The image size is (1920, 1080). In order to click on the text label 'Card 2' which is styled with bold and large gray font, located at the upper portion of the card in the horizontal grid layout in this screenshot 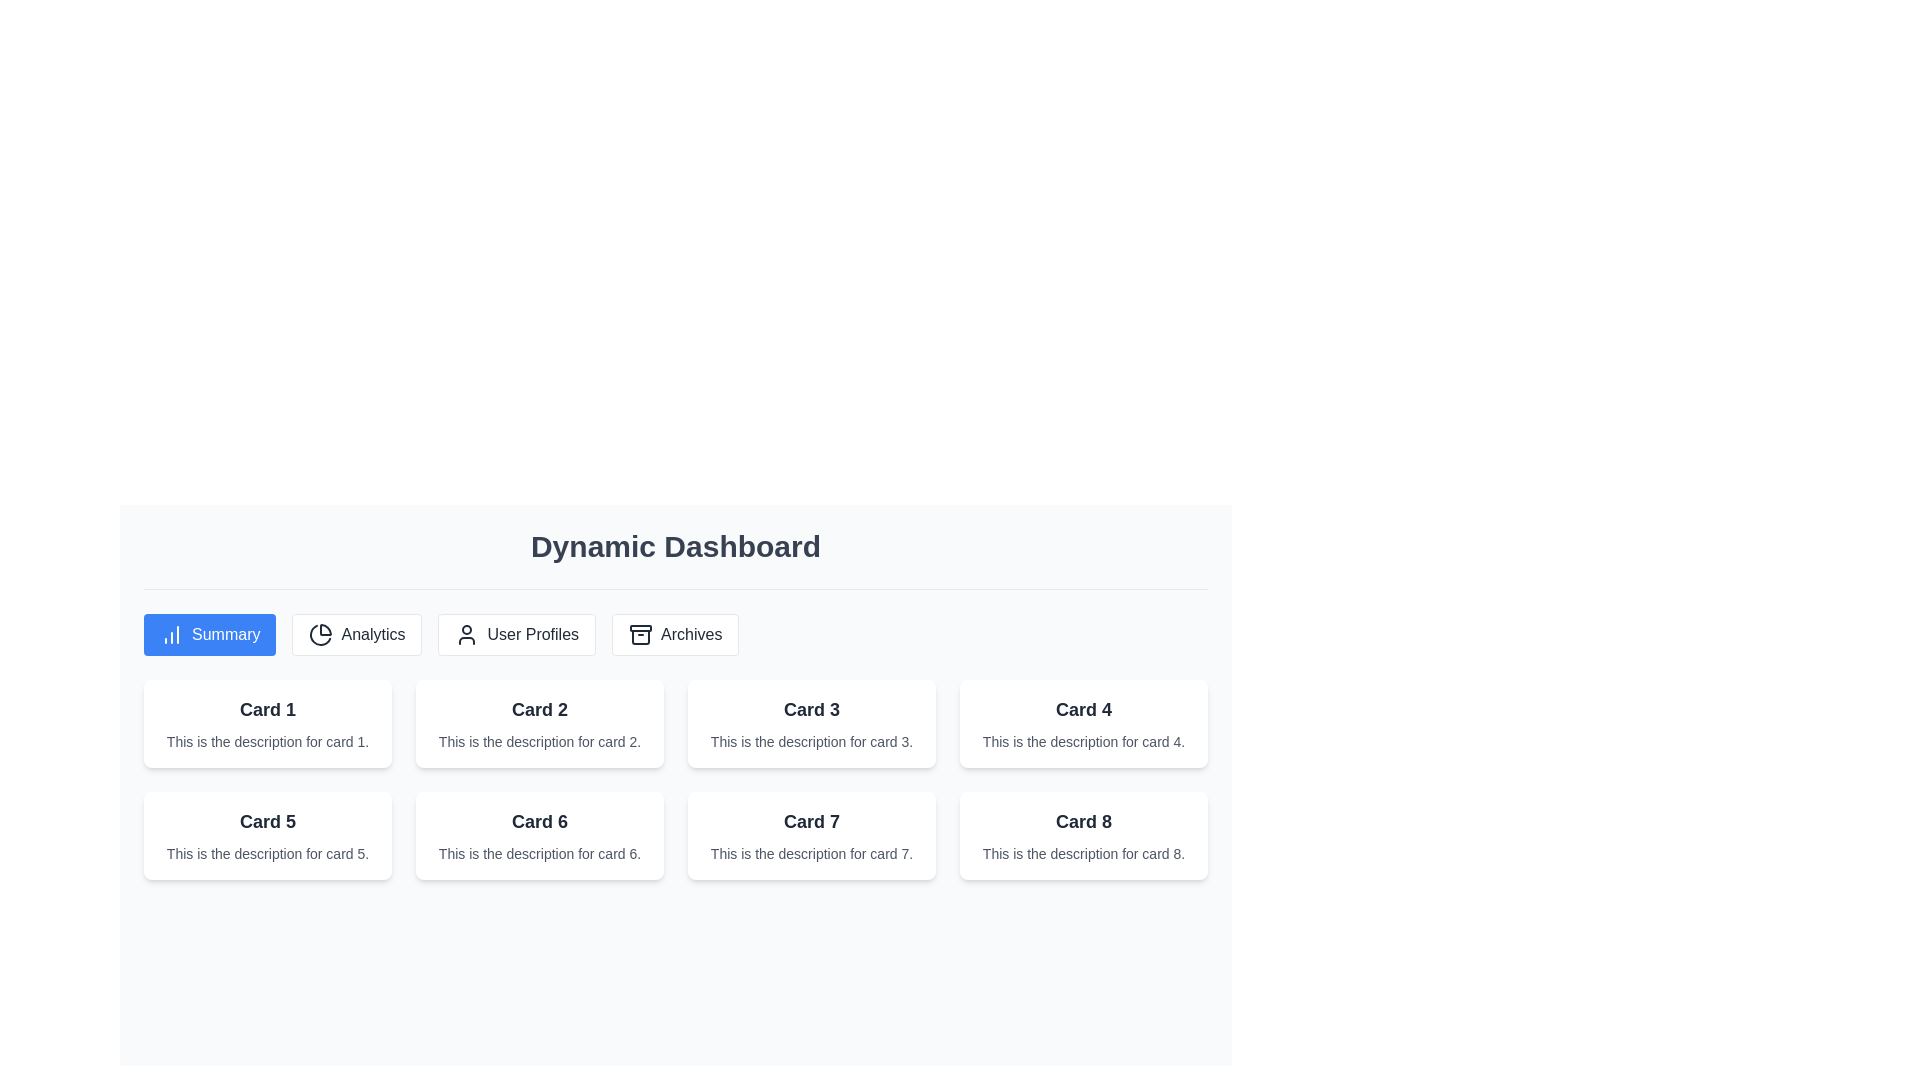, I will do `click(539, 708)`.